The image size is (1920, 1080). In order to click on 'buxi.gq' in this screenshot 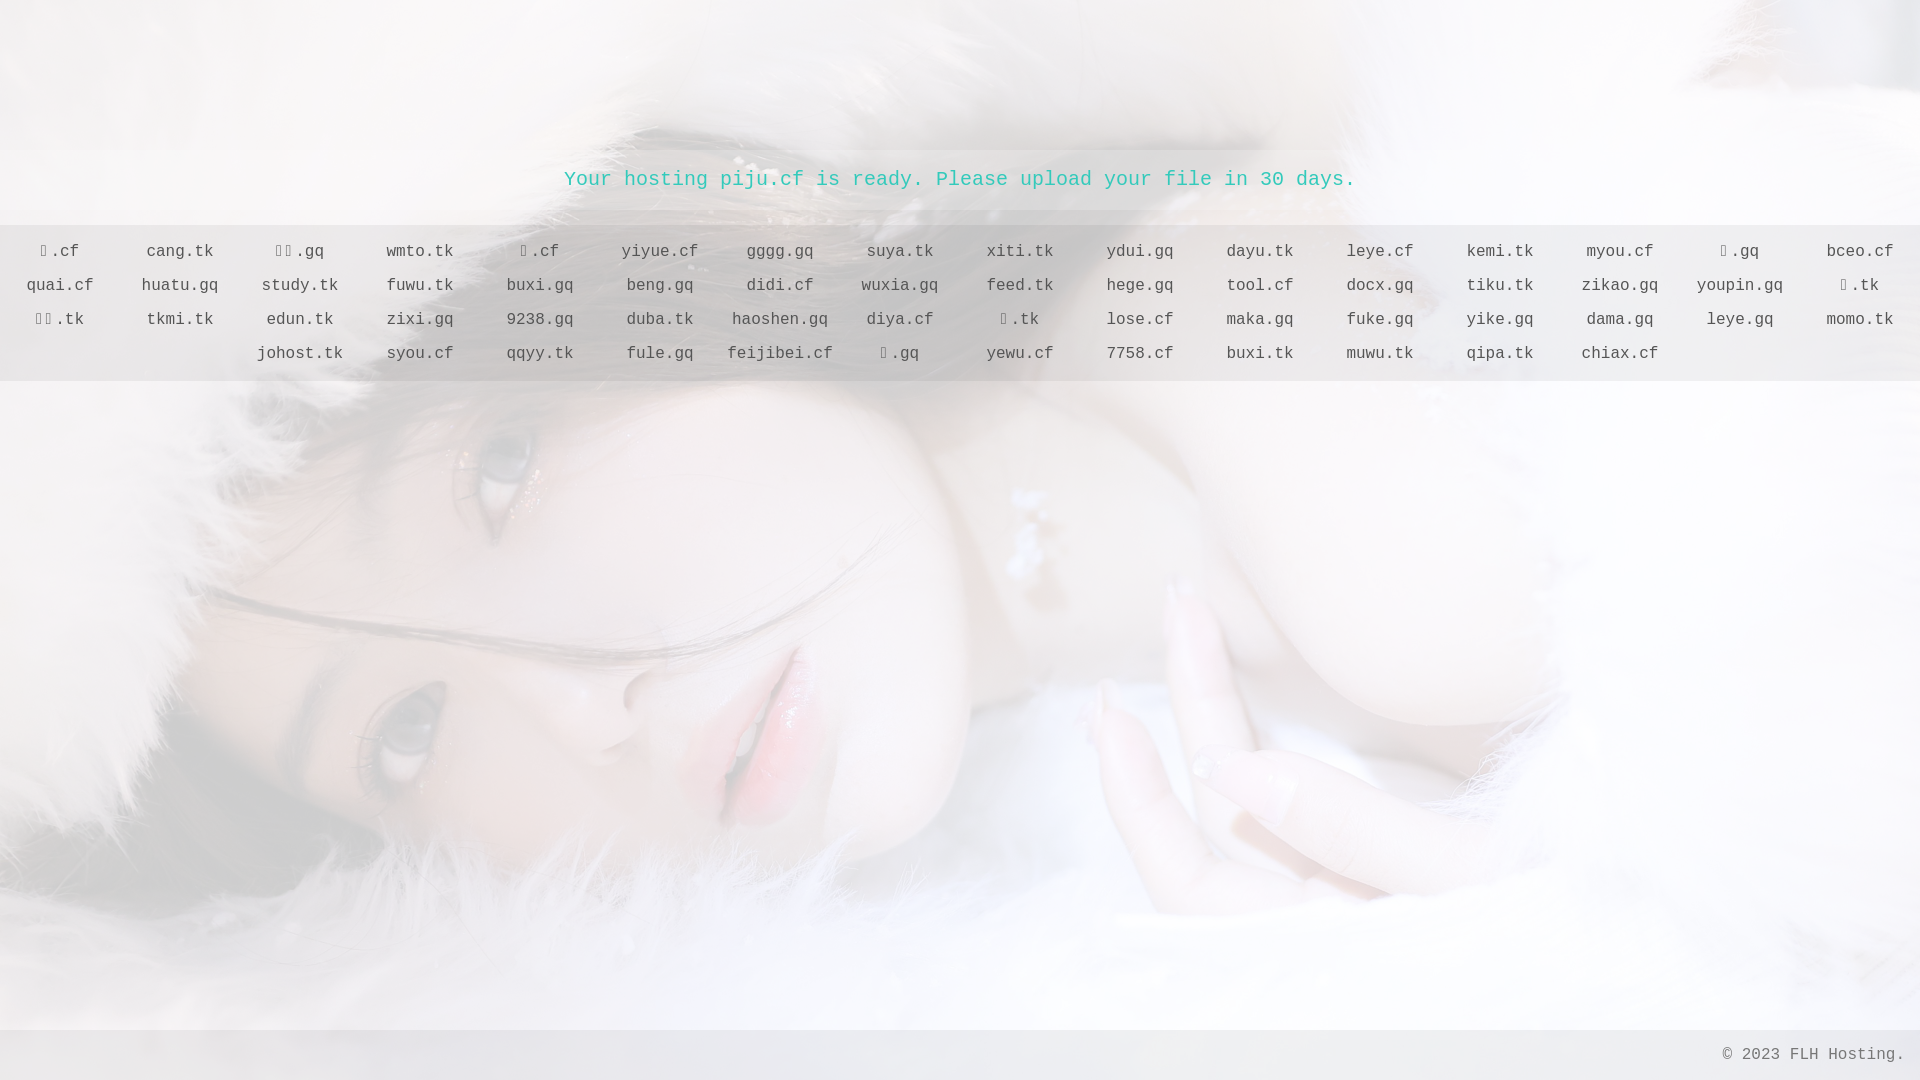, I will do `click(539, 285)`.